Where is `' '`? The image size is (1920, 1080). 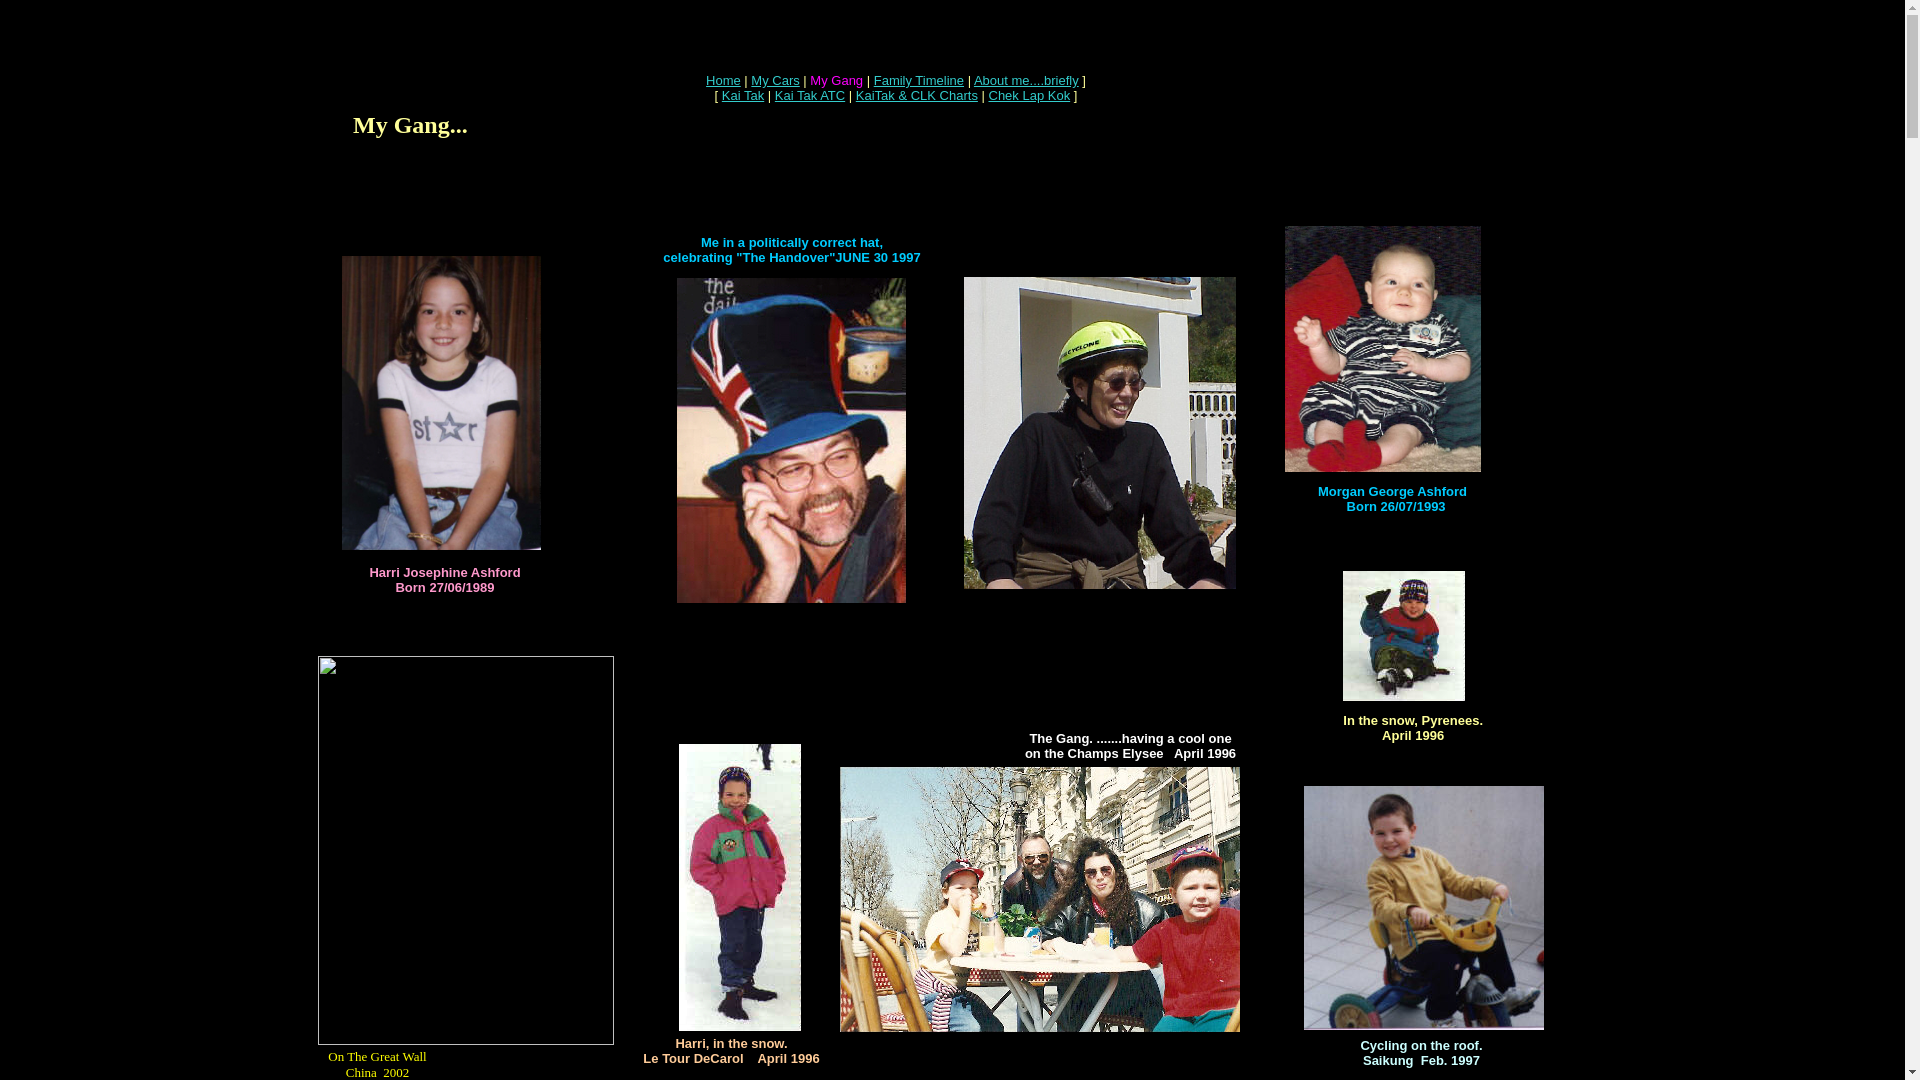
' ' is located at coordinates (503, 214).